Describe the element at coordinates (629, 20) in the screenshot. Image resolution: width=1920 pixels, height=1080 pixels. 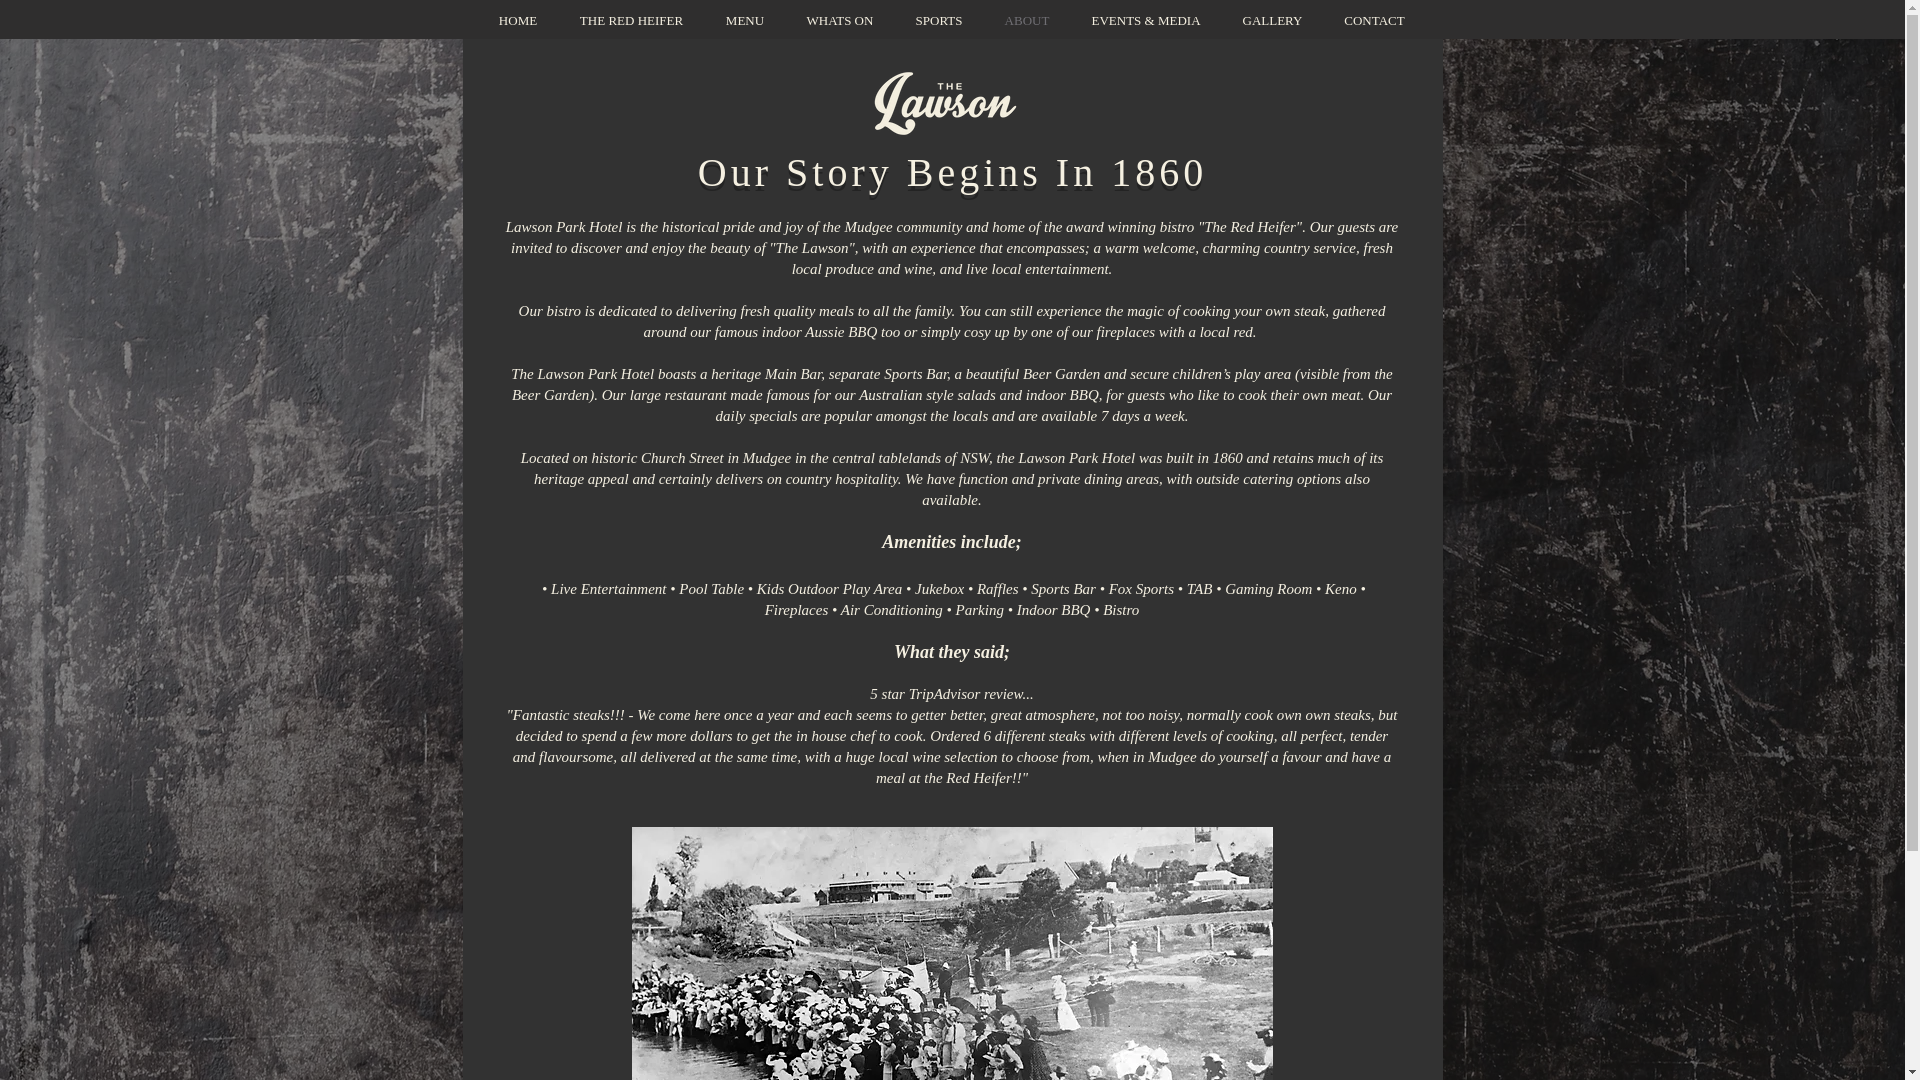
I see `'THE RED HEIFER'` at that location.